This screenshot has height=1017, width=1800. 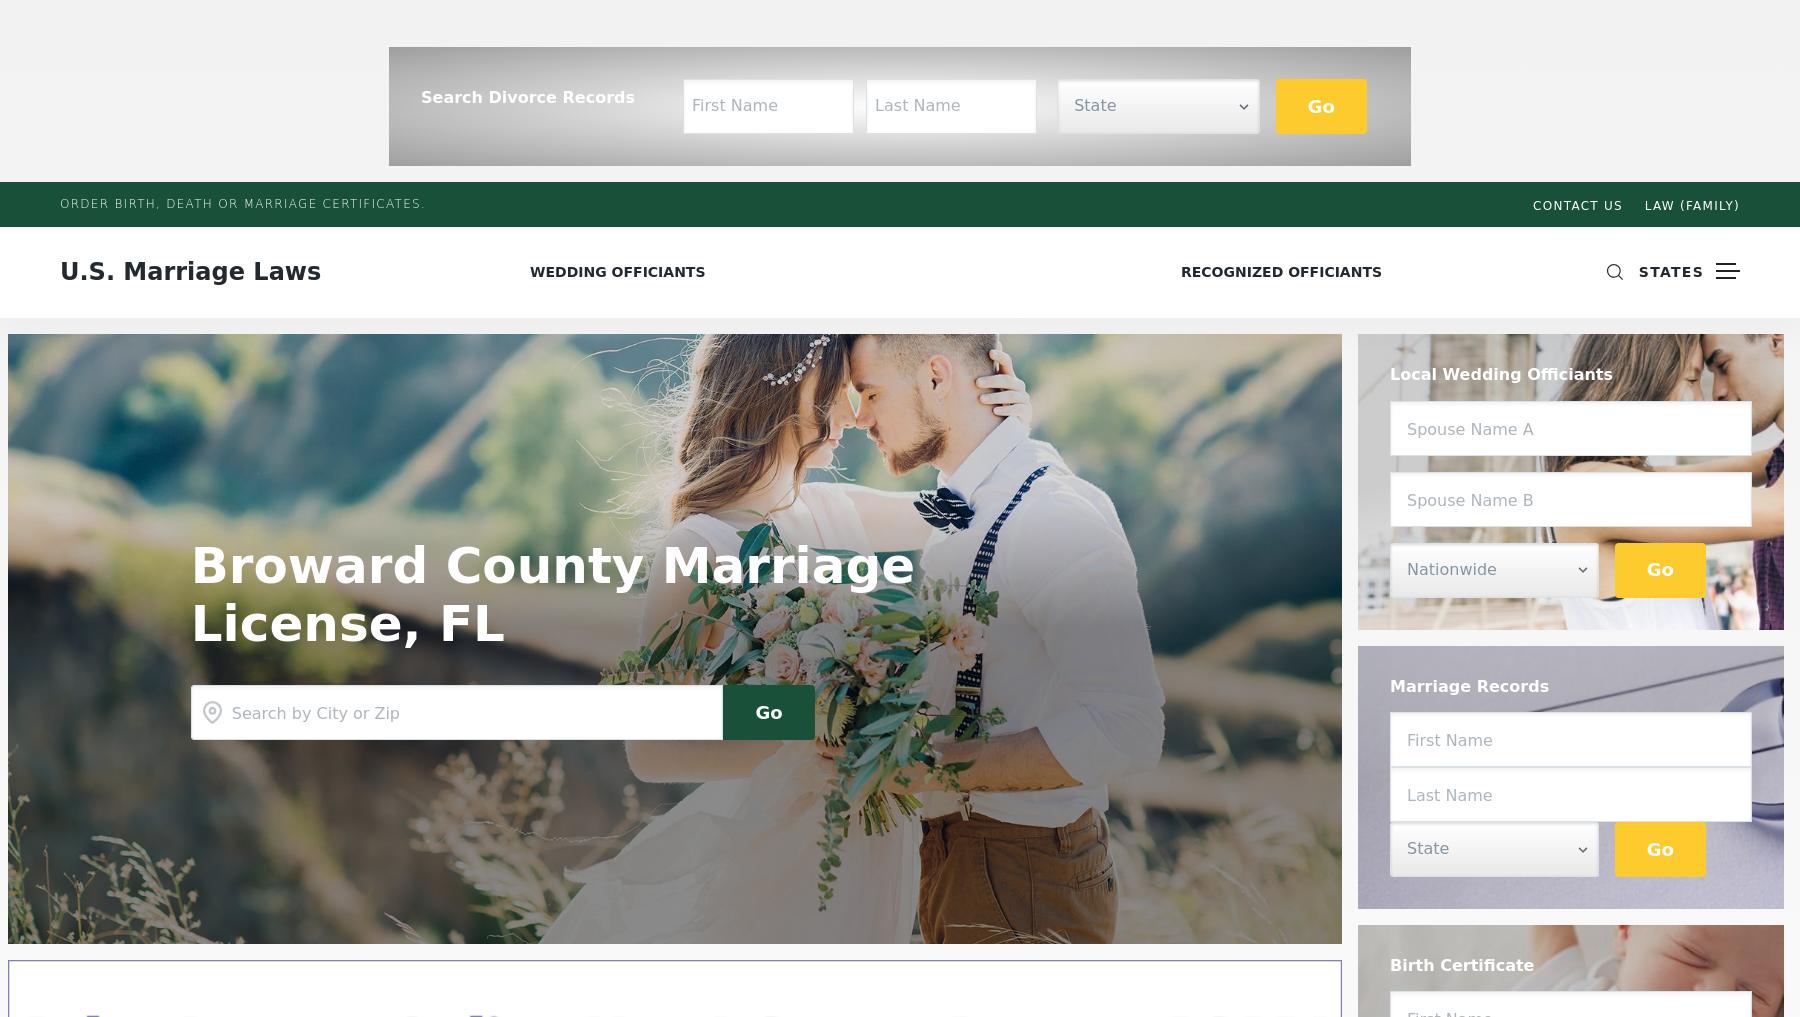 What do you see at coordinates (551, 593) in the screenshot?
I see `'Broward County Marriage License, FL'` at bounding box center [551, 593].